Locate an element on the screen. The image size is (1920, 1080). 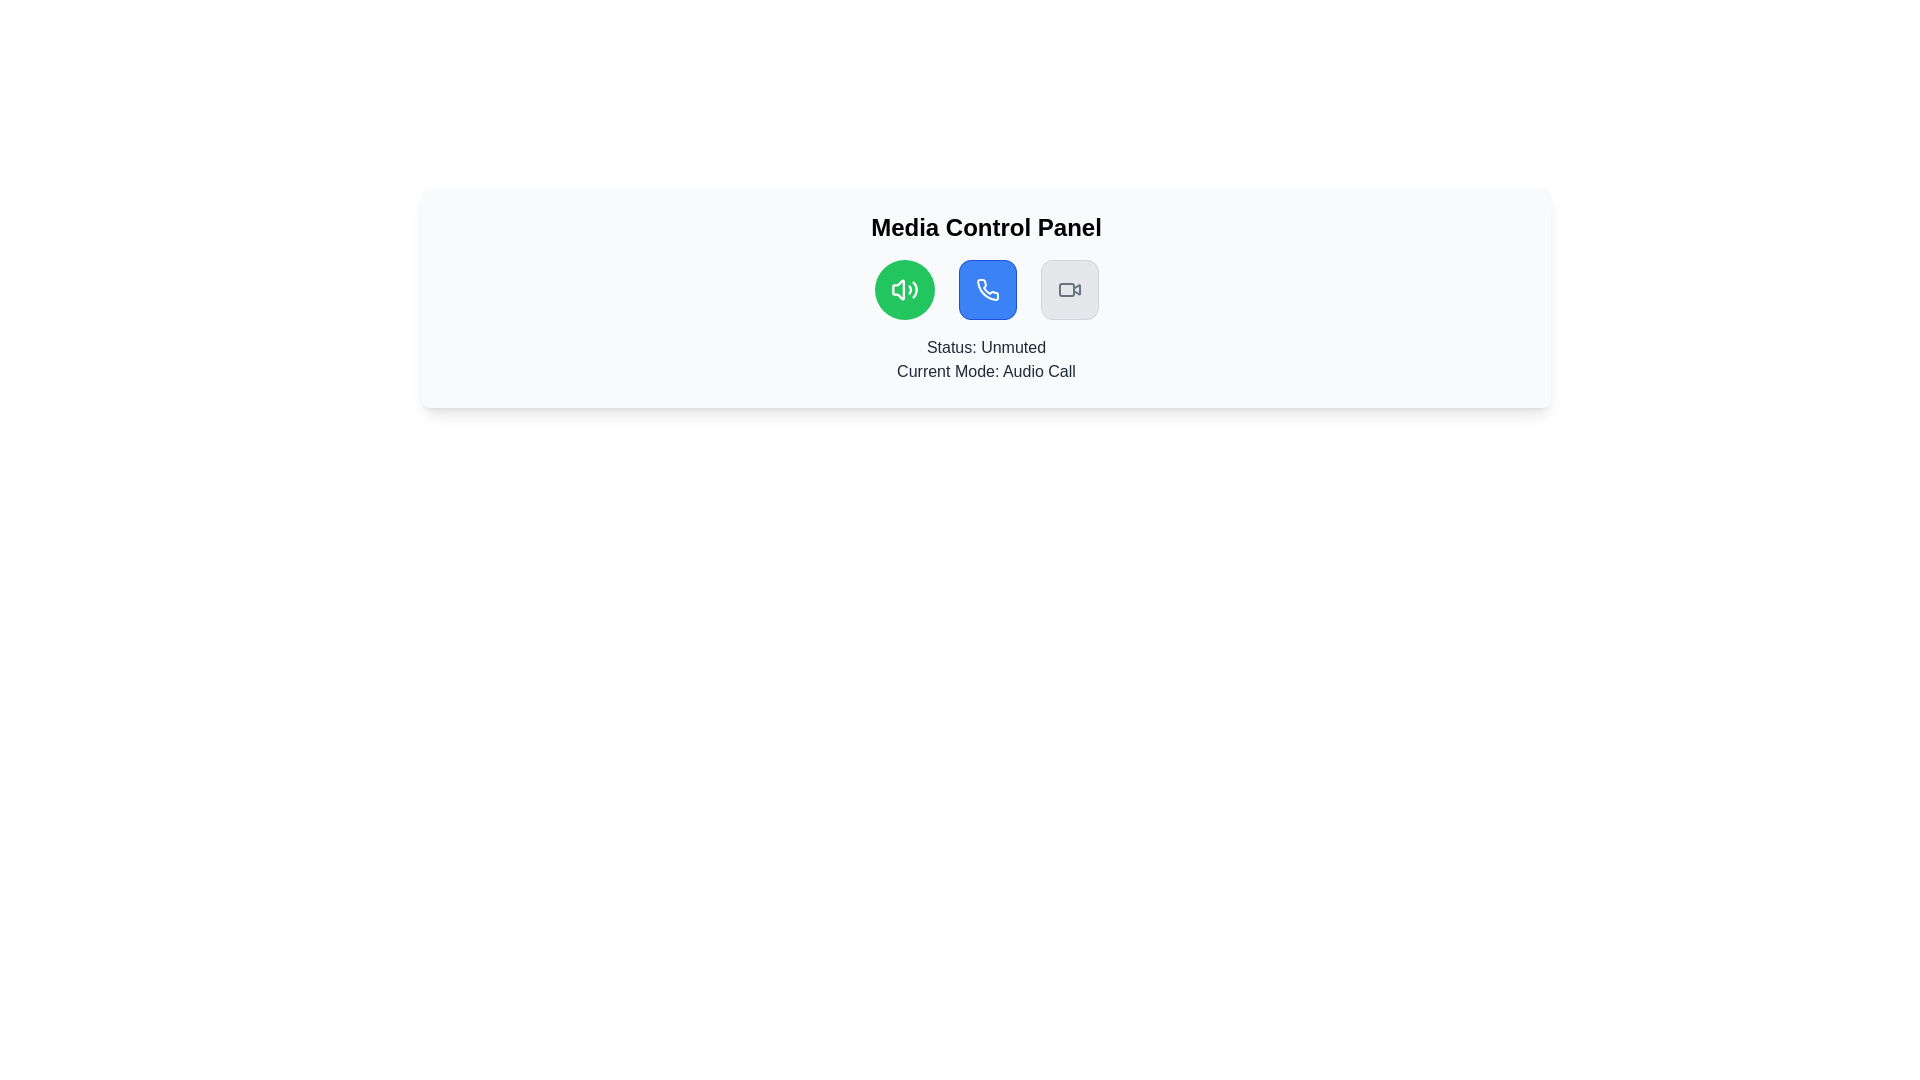
the rectangular button with rounded corners and a video camera icon to switch to video mode is located at coordinates (1068, 289).